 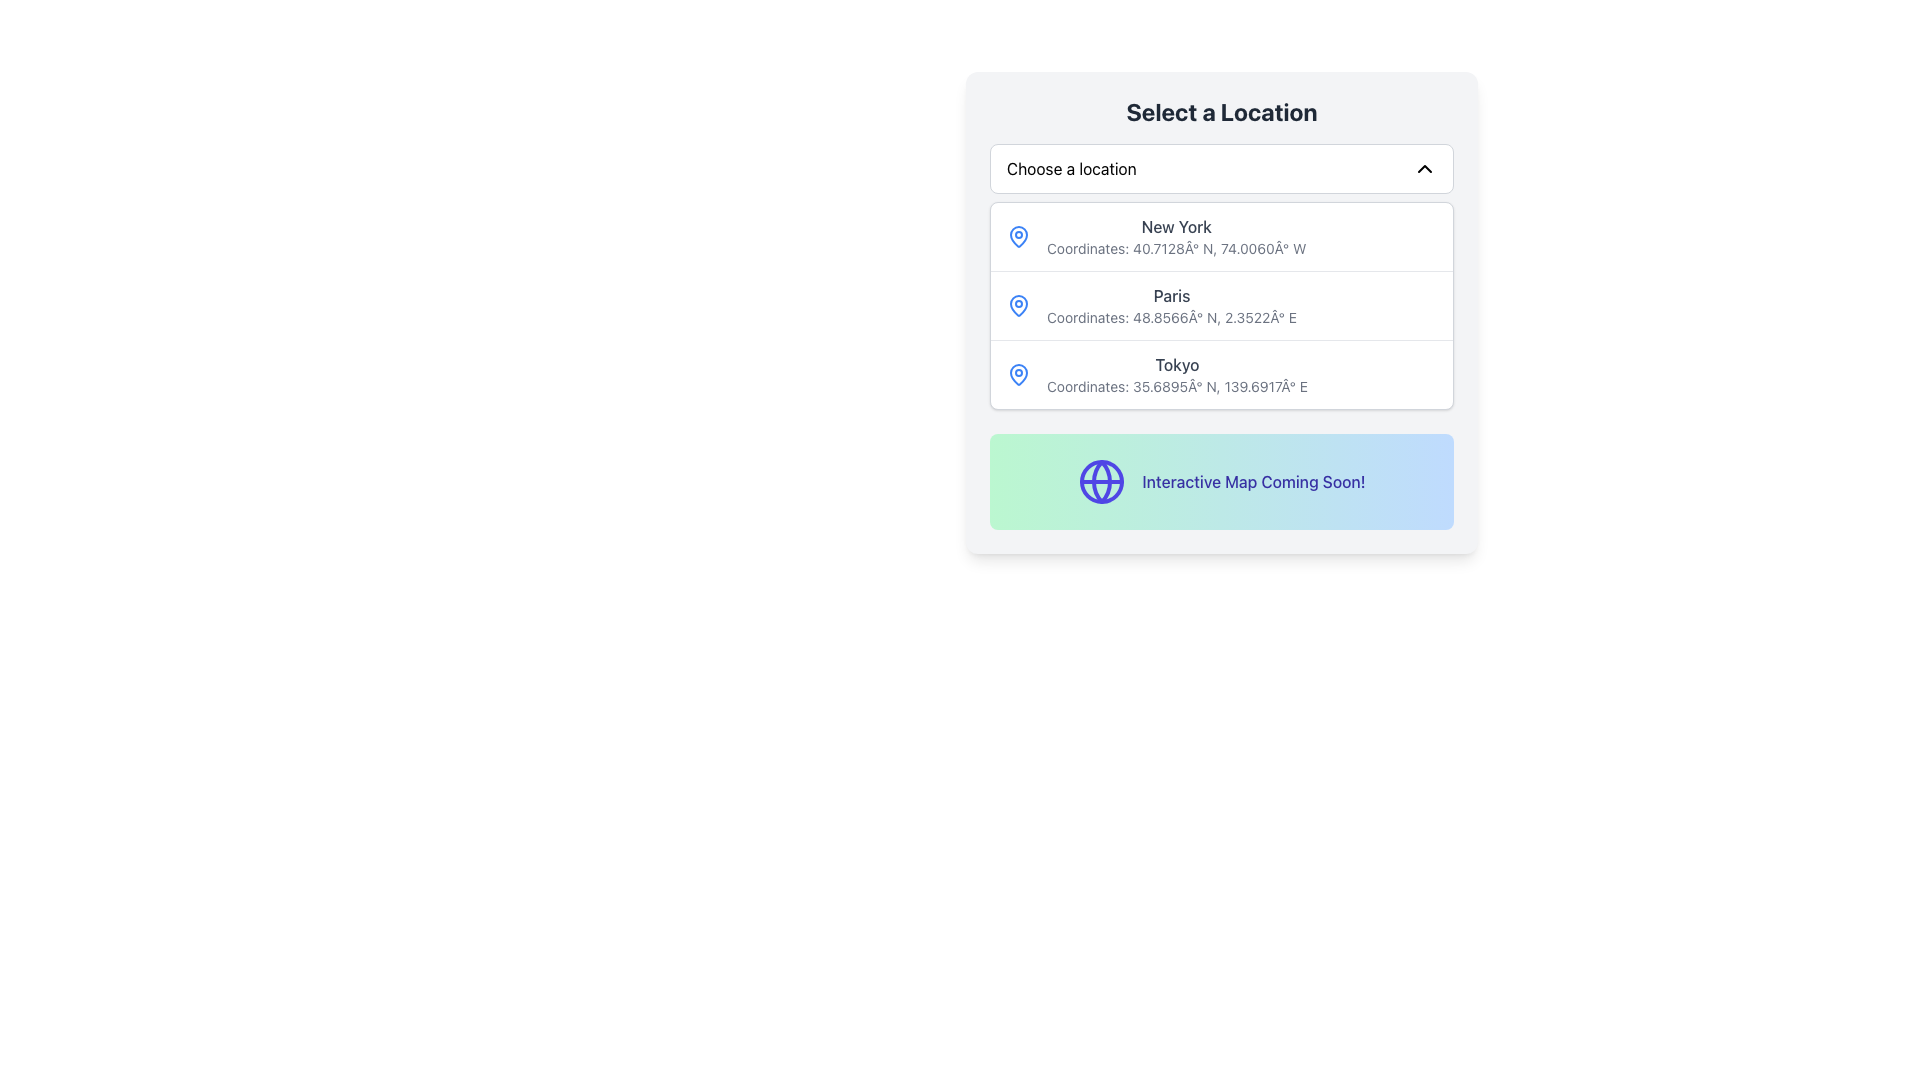 What do you see at coordinates (1221, 482) in the screenshot?
I see `the informational banner at the bottom of the 'Select a Location' card, which indicates that an interactive map feature is forthcoming` at bounding box center [1221, 482].